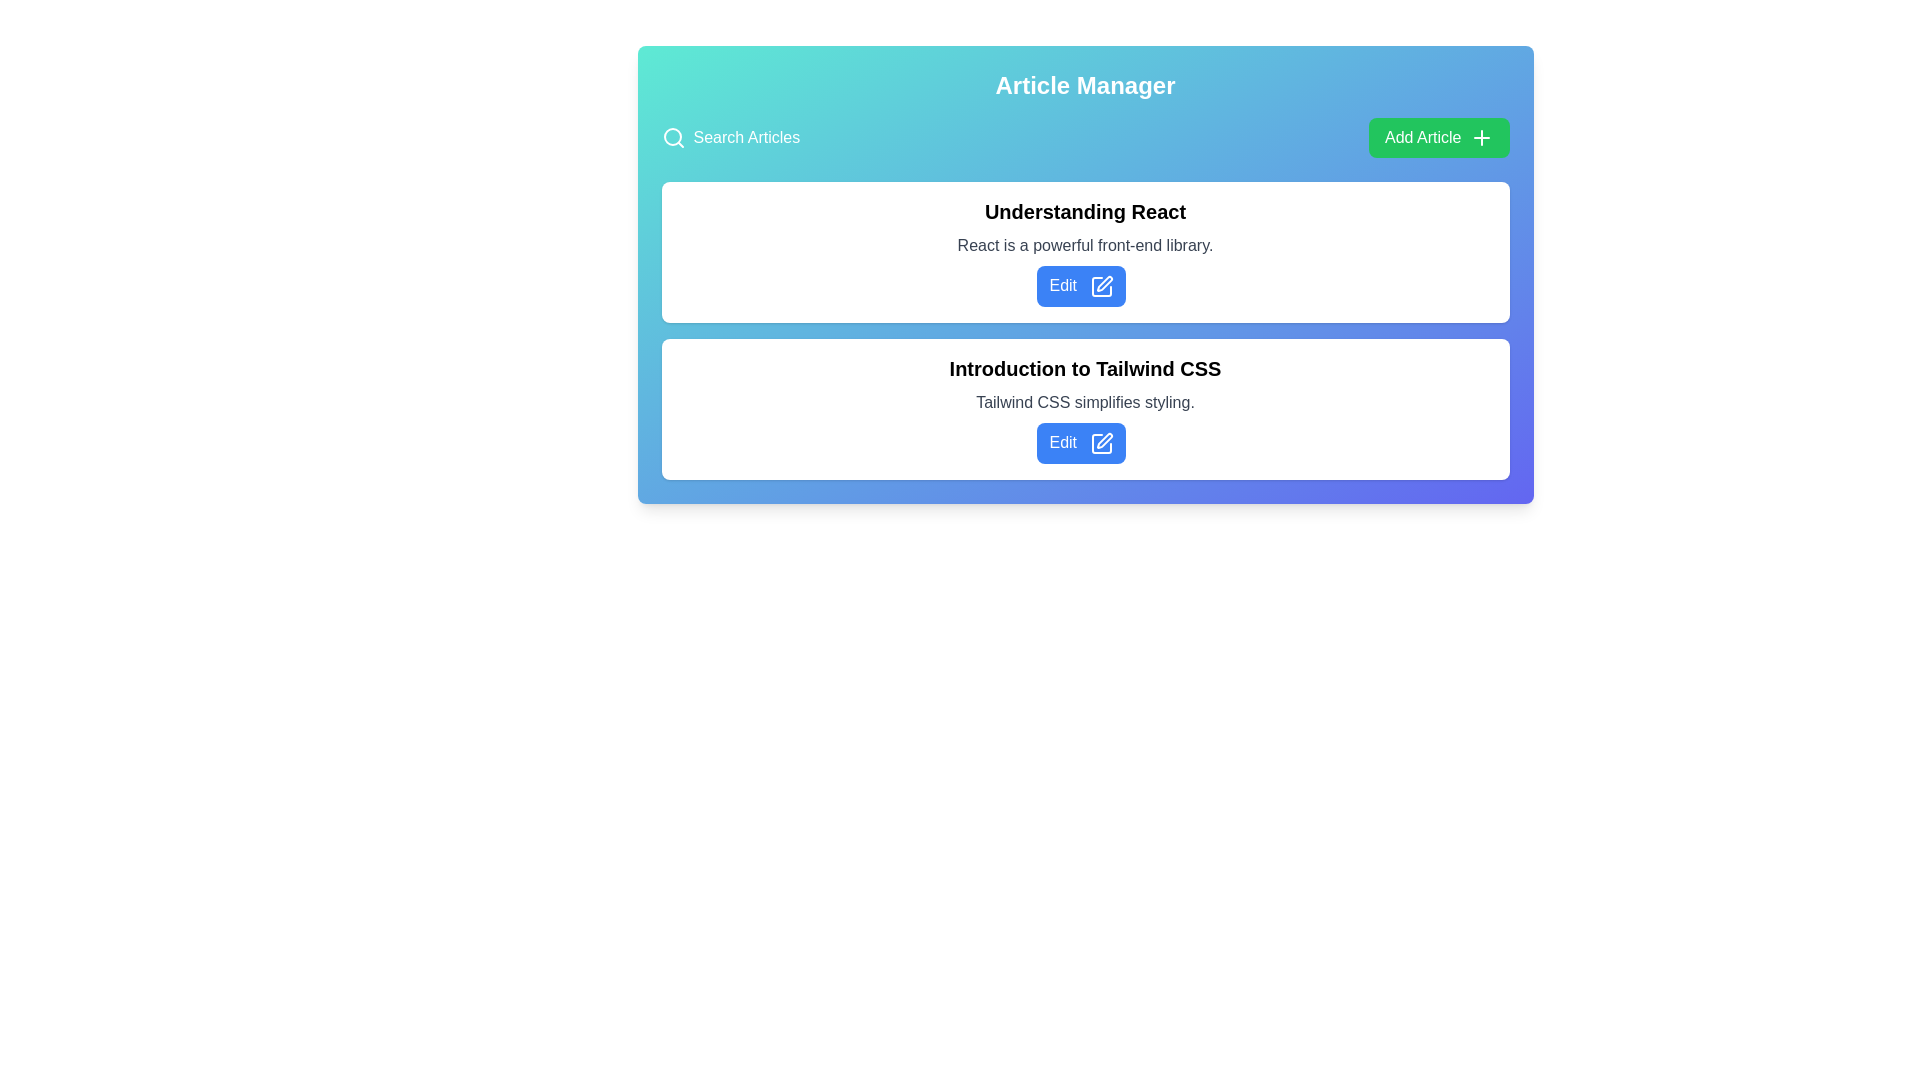 The height and width of the screenshot is (1080, 1920). Describe the element at coordinates (1084, 251) in the screenshot. I see `information displayed on the 'Understanding React' information card located at the upper part of the main content area` at that location.